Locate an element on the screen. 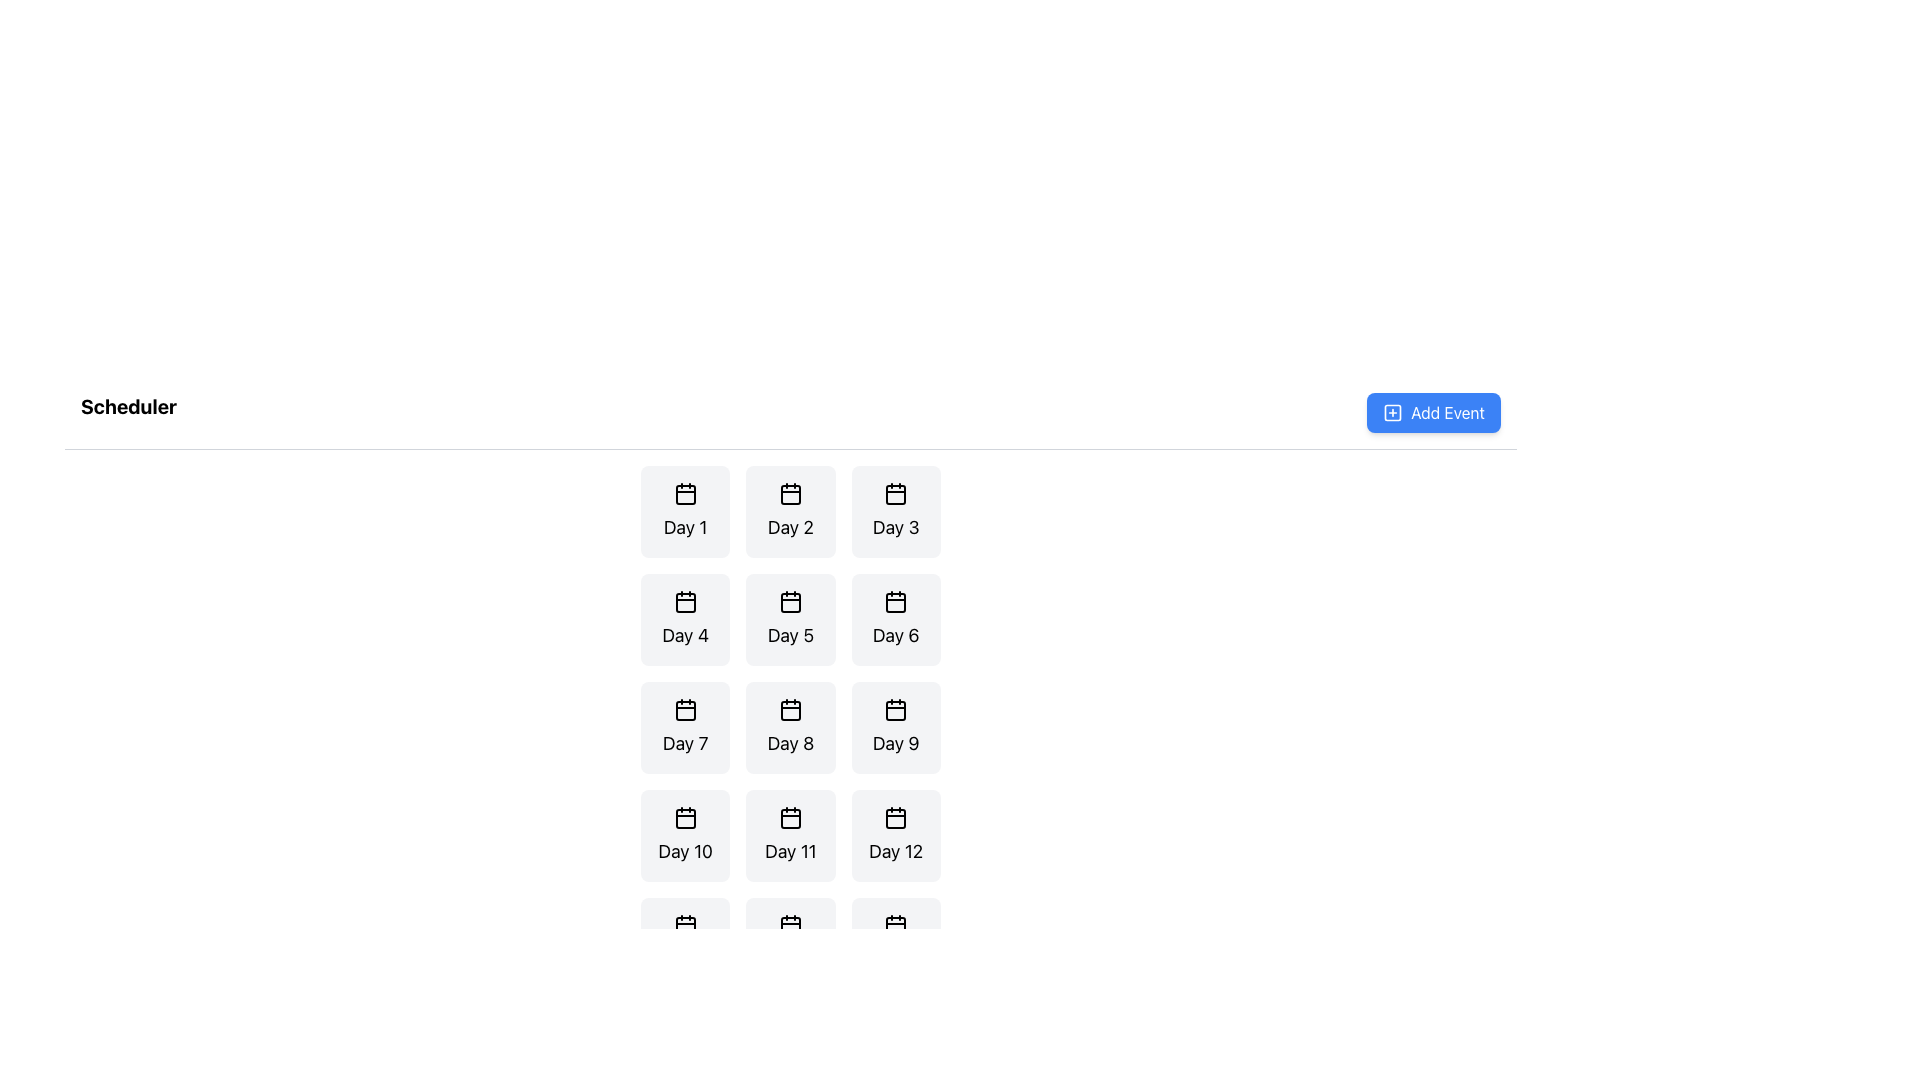  the calendar icon located in the bottom right of the main grid under the 'Day 12' label is located at coordinates (895, 817).